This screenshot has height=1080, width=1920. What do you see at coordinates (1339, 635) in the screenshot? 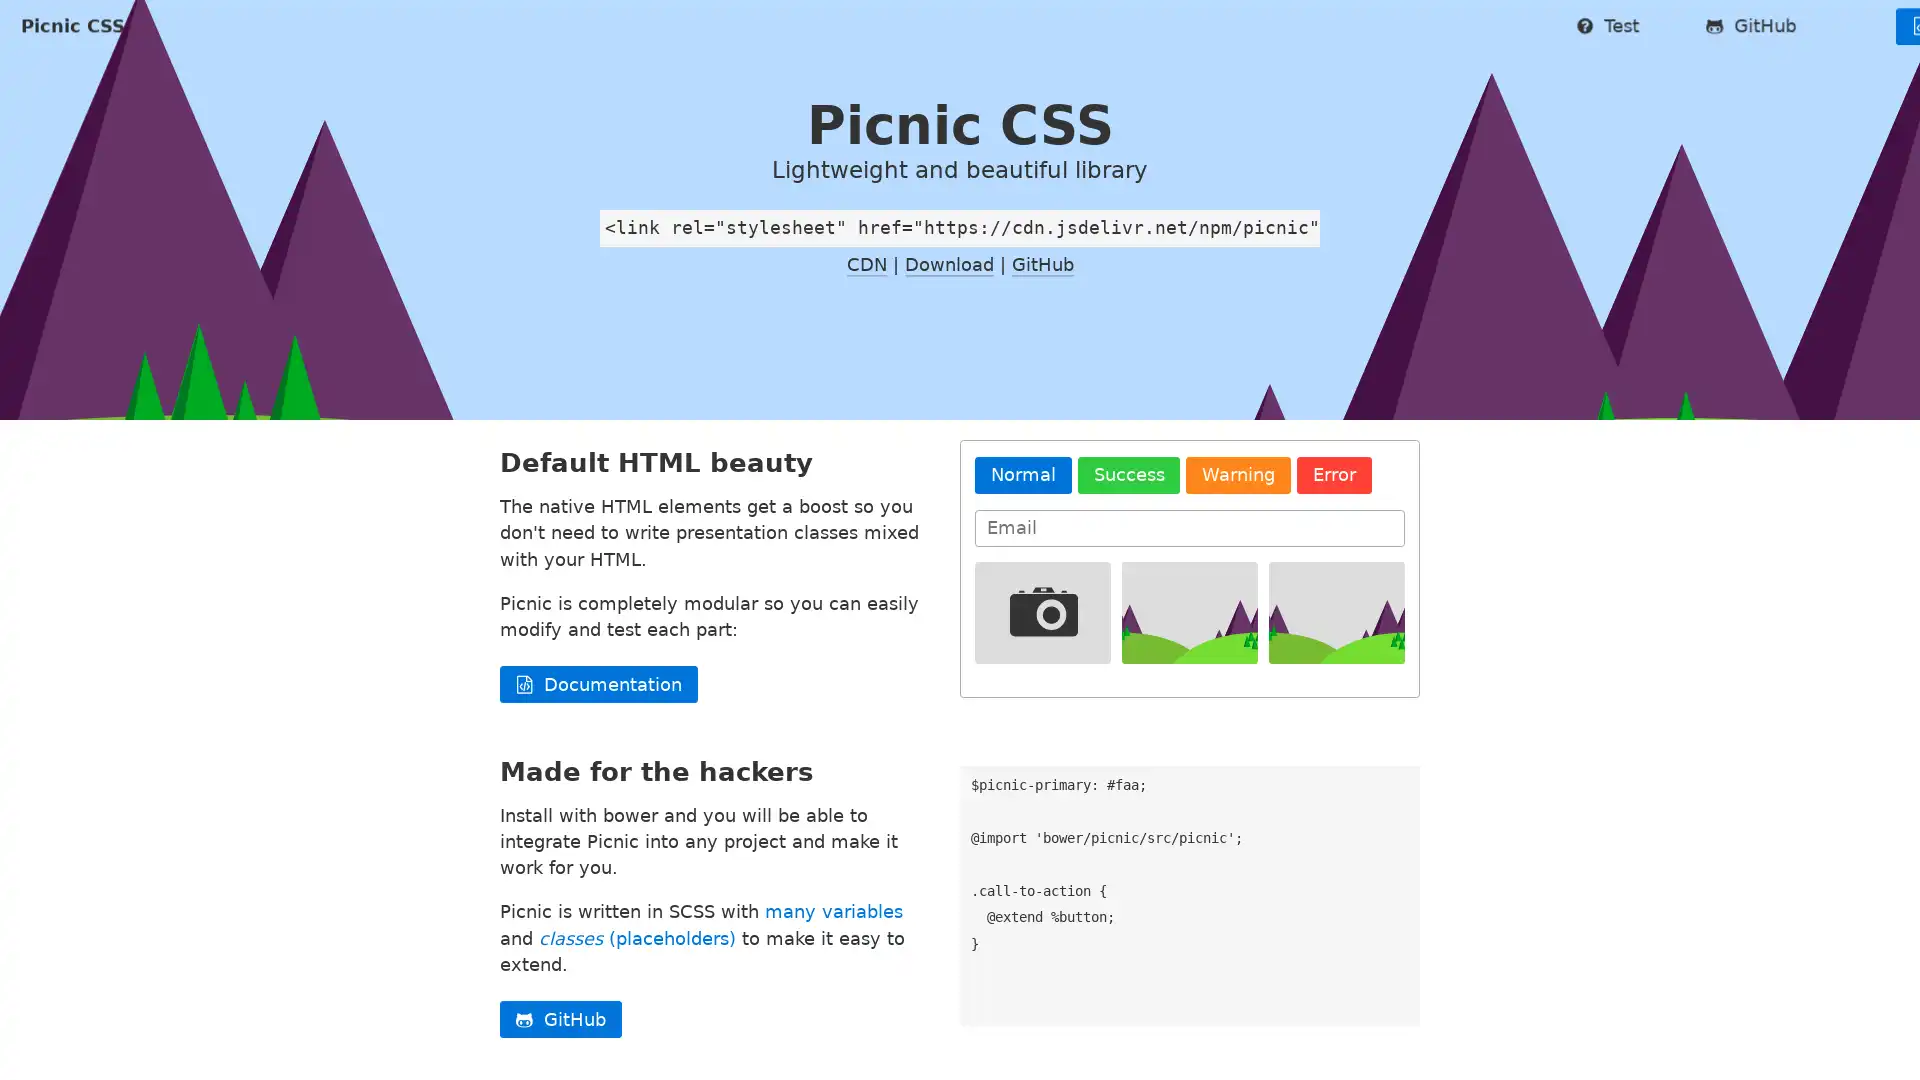
I see `Choose File` at bounding box center [1339, 635].